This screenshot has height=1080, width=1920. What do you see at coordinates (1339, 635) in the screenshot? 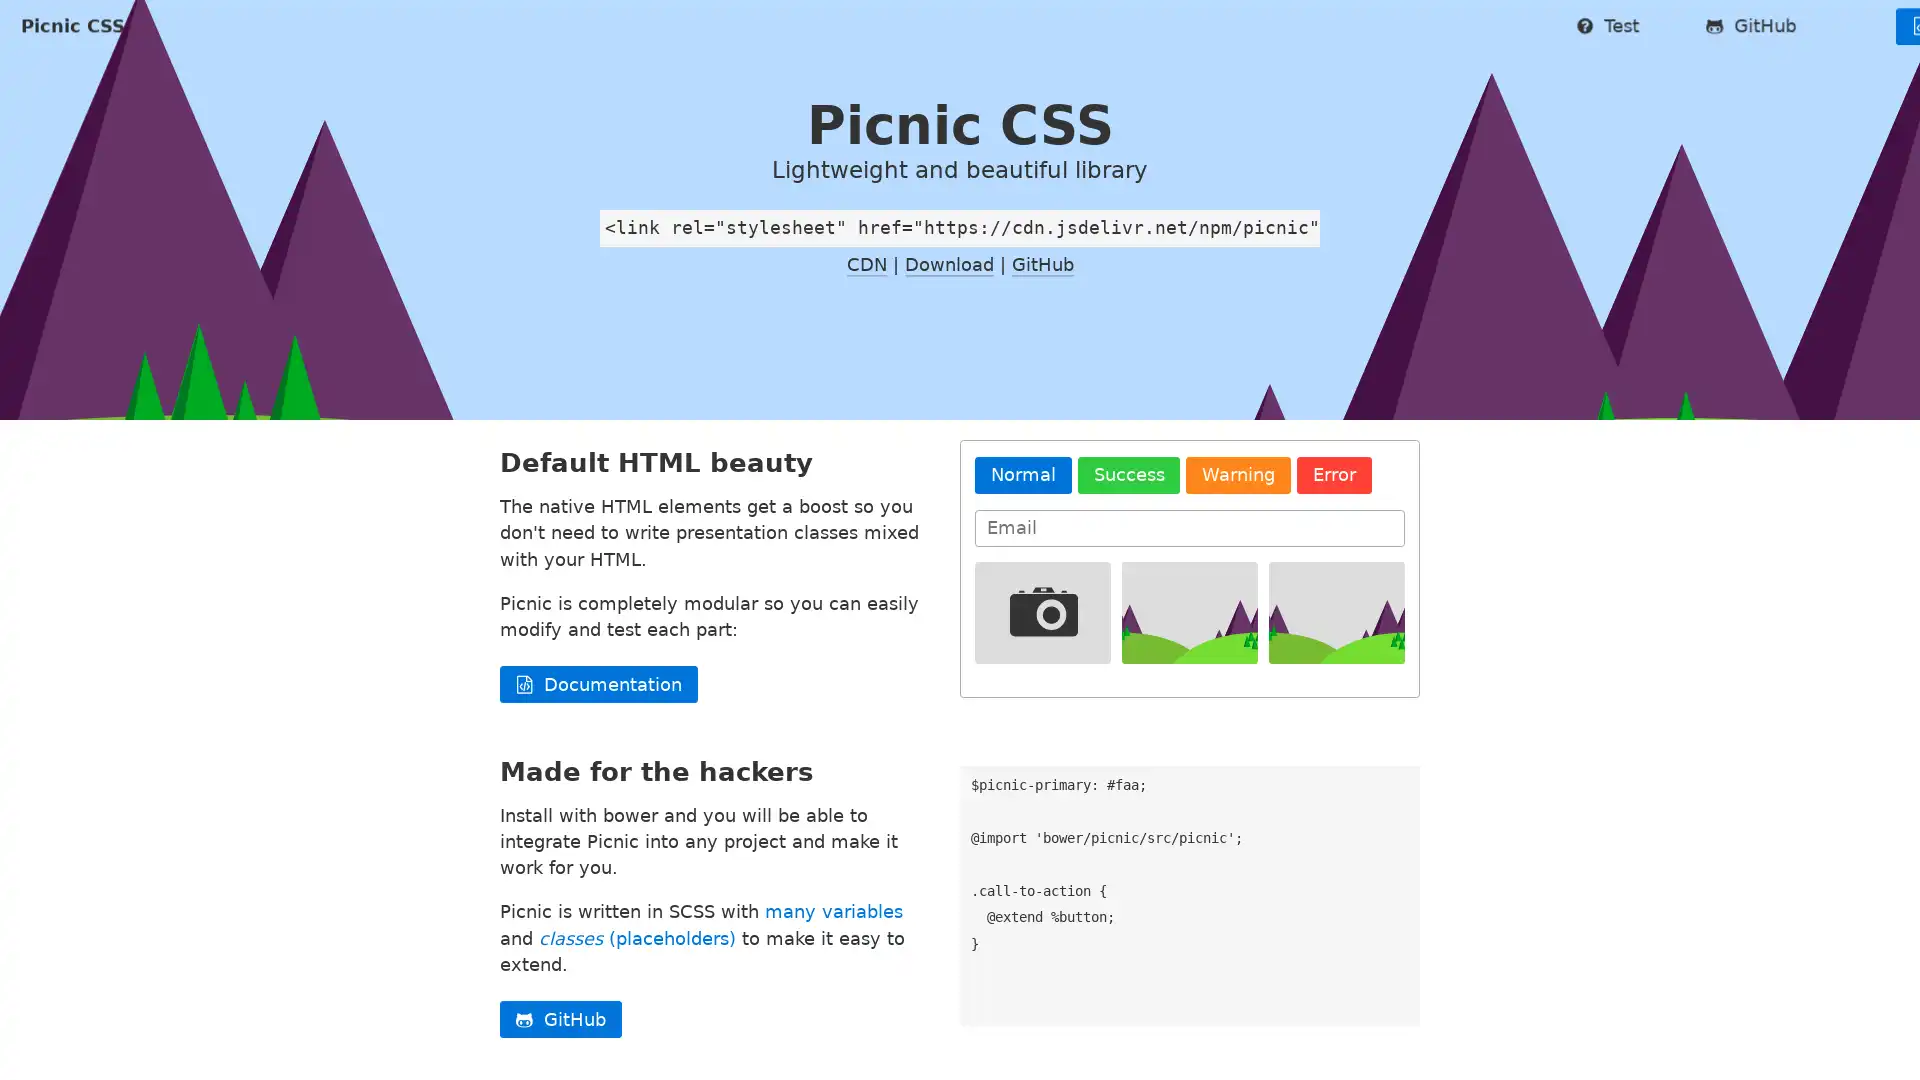
I see `Choose File` at bounding box center [1339, 635].